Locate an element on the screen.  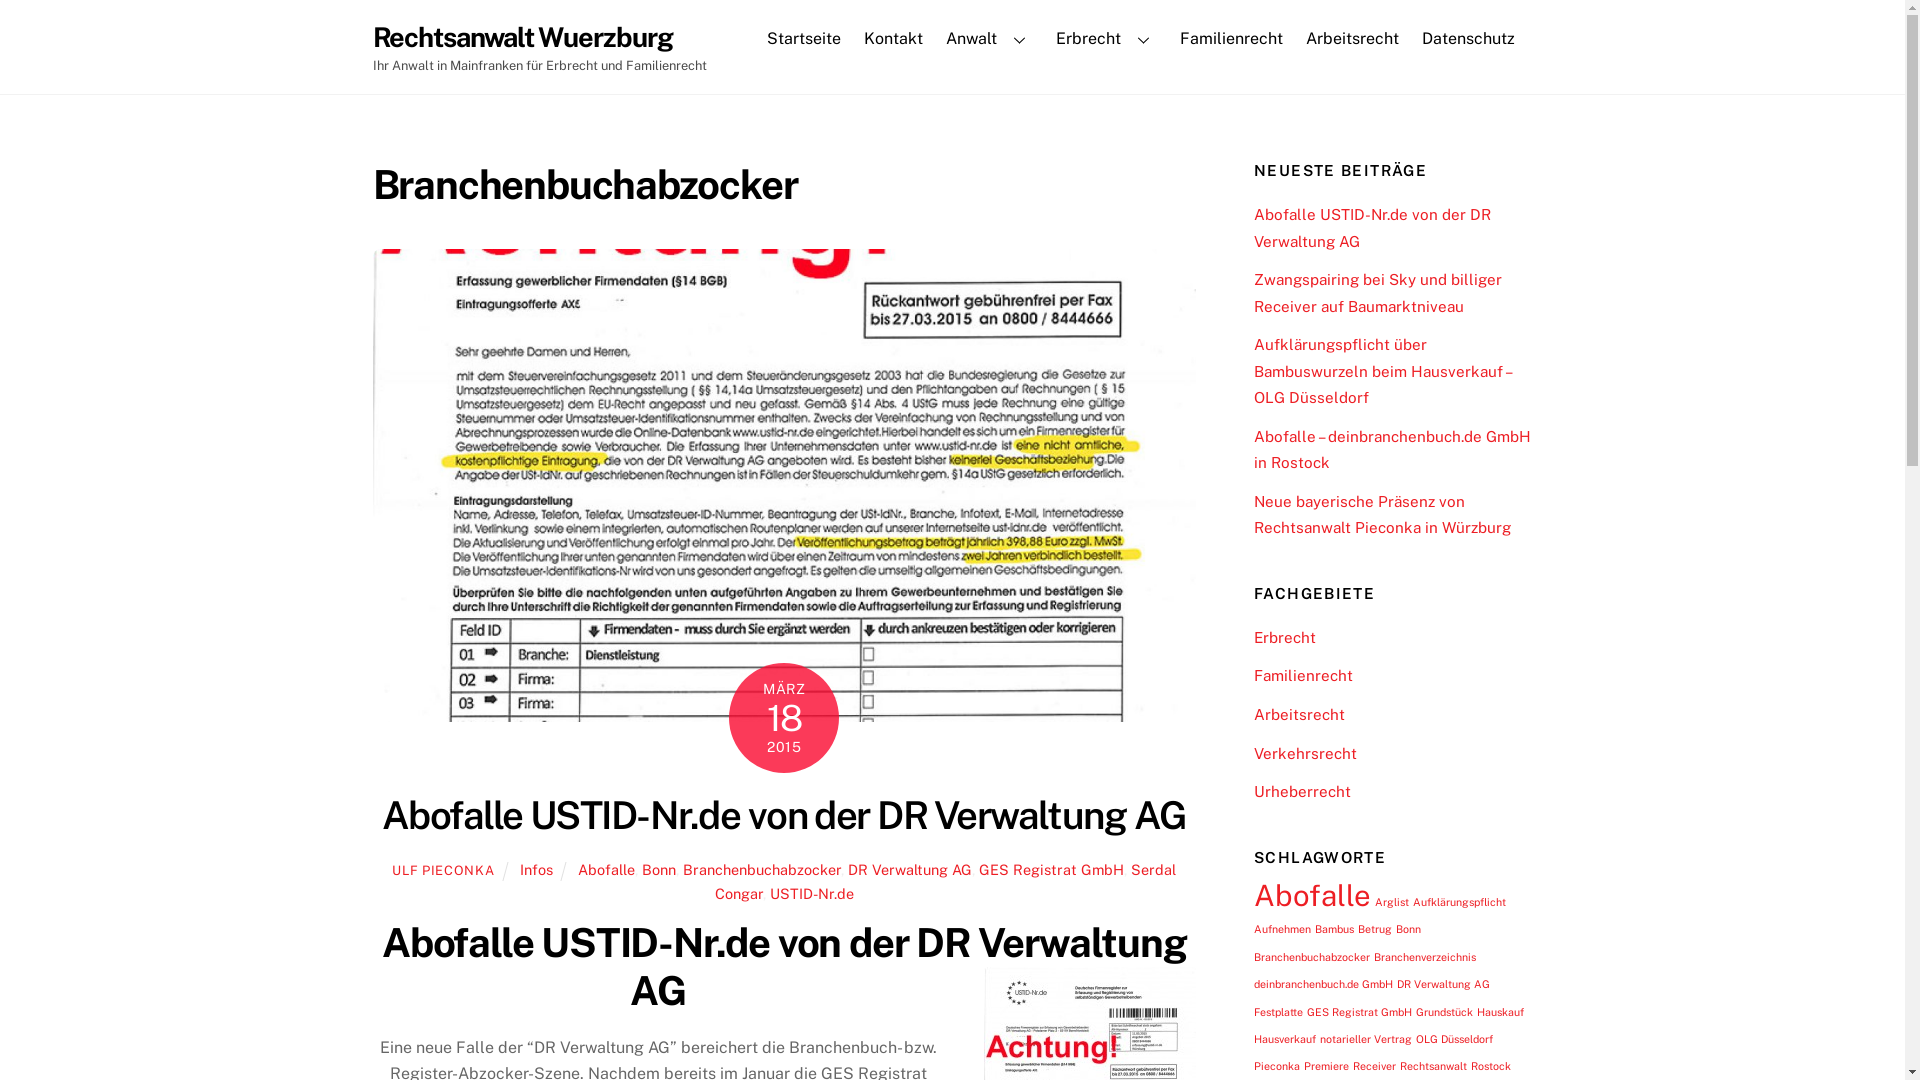
'Kontakt' is located at coordinates (892, 38).